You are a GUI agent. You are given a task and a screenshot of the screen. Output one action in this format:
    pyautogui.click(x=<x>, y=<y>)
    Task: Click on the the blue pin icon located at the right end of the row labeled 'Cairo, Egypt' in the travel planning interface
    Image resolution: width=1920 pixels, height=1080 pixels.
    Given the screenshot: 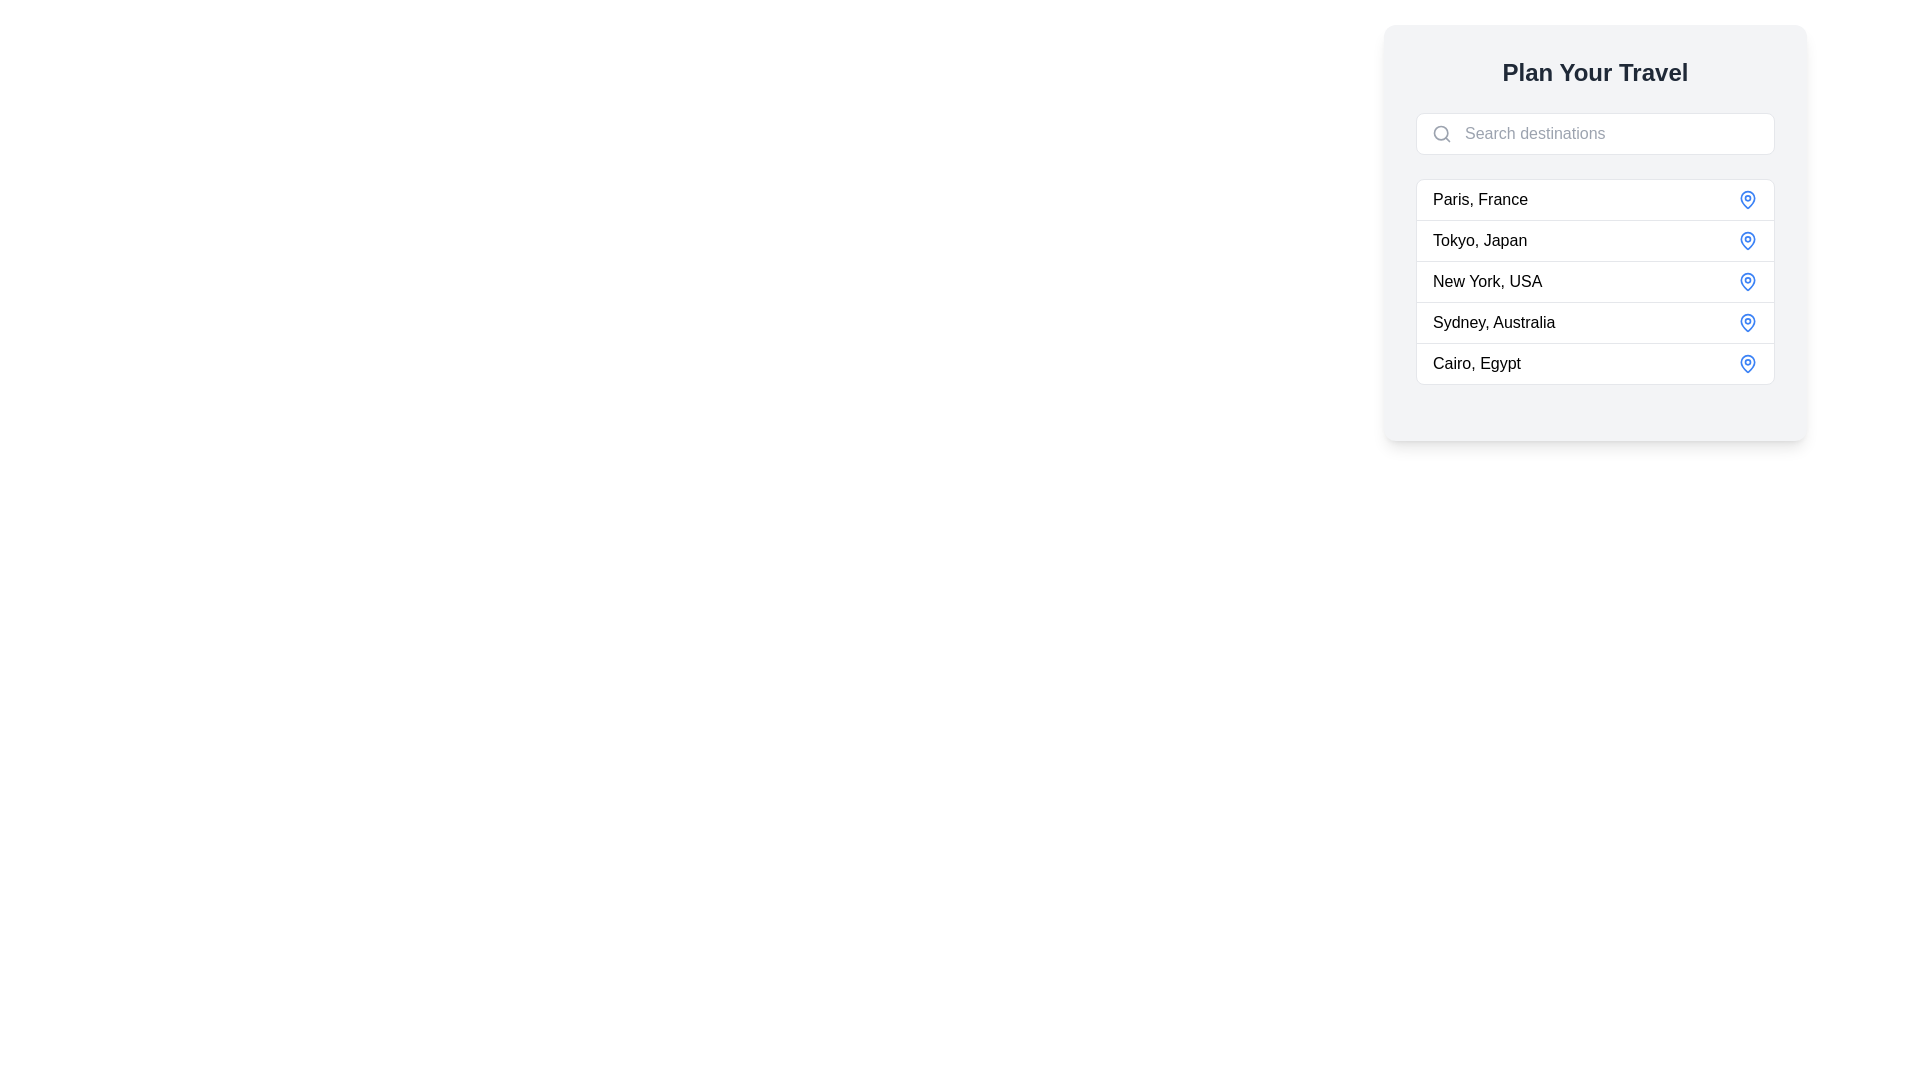 What is the action you would take?
    pyautogui.click(x=1746, y=363)
    